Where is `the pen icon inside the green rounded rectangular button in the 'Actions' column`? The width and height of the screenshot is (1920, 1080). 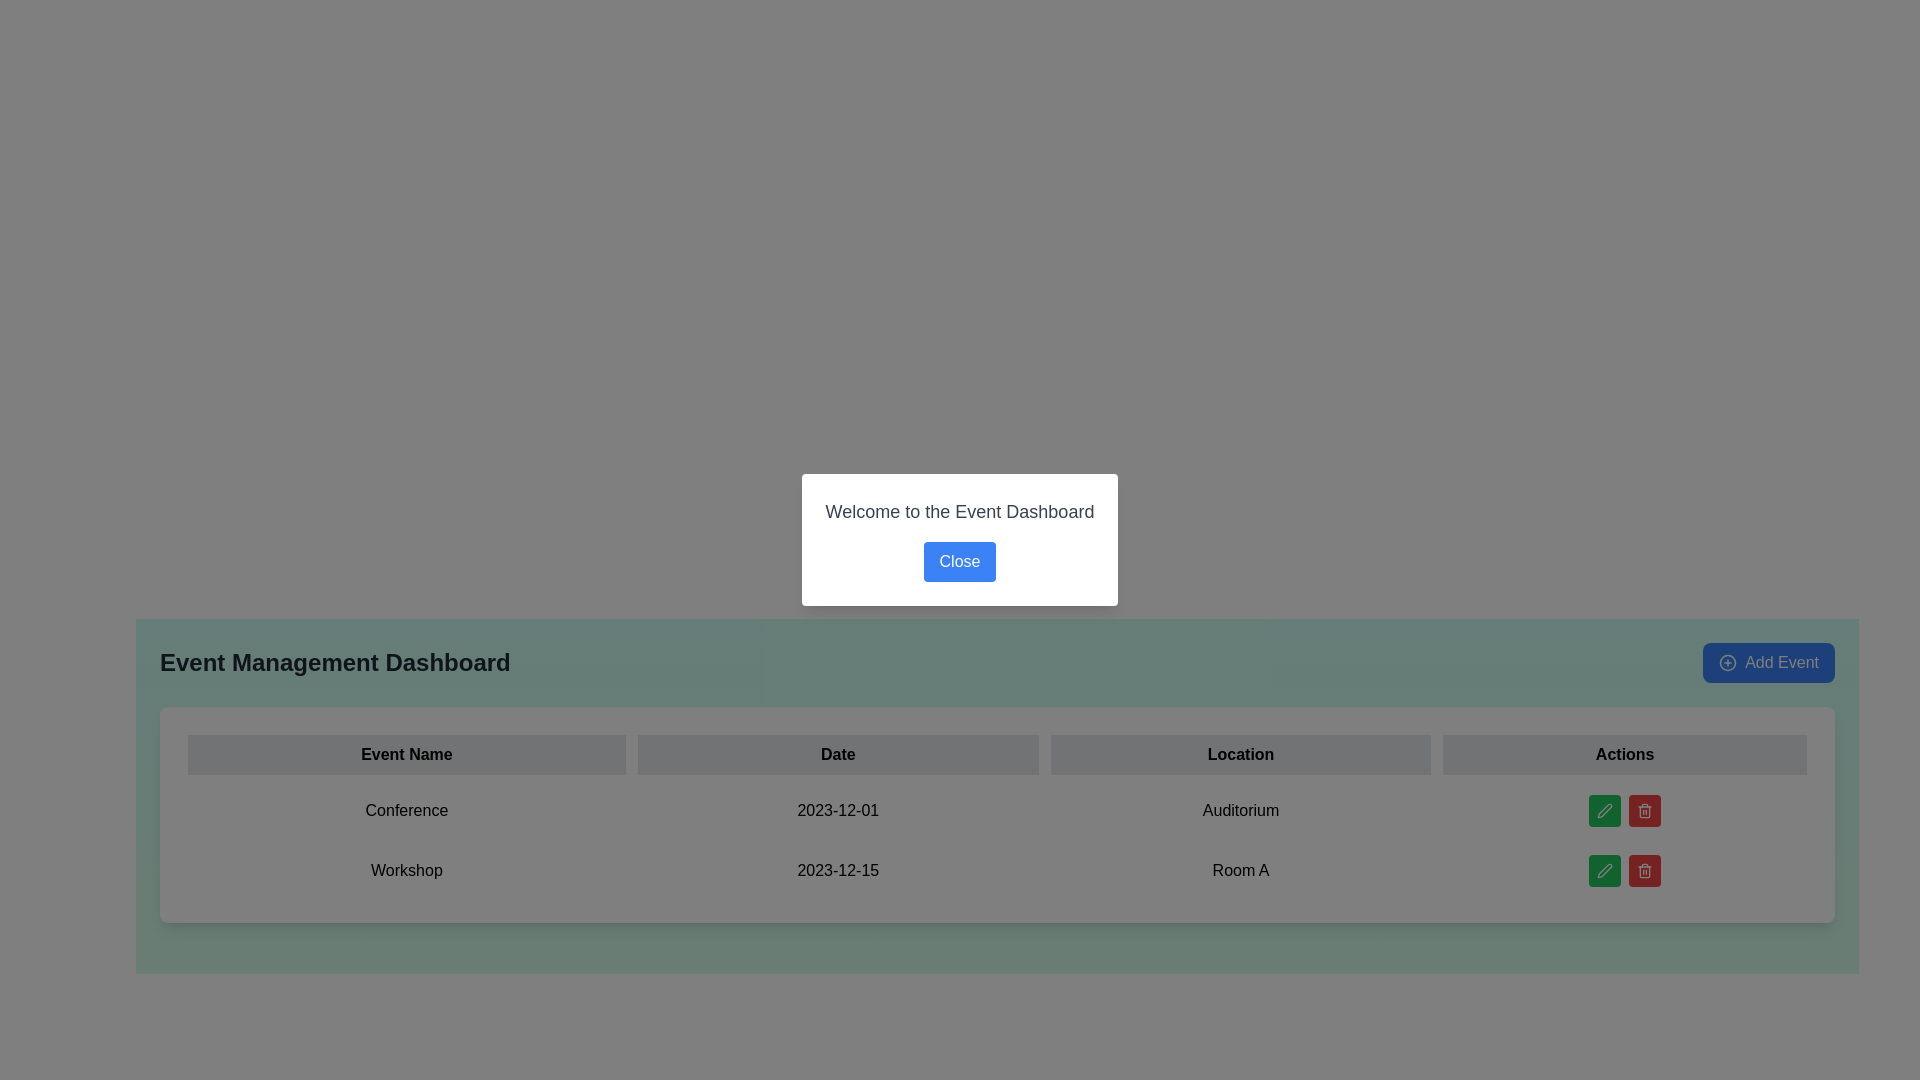 the pen icon inside the green rounded rectangular button in the 'Actions' column is located at coordinates (1605, 810).